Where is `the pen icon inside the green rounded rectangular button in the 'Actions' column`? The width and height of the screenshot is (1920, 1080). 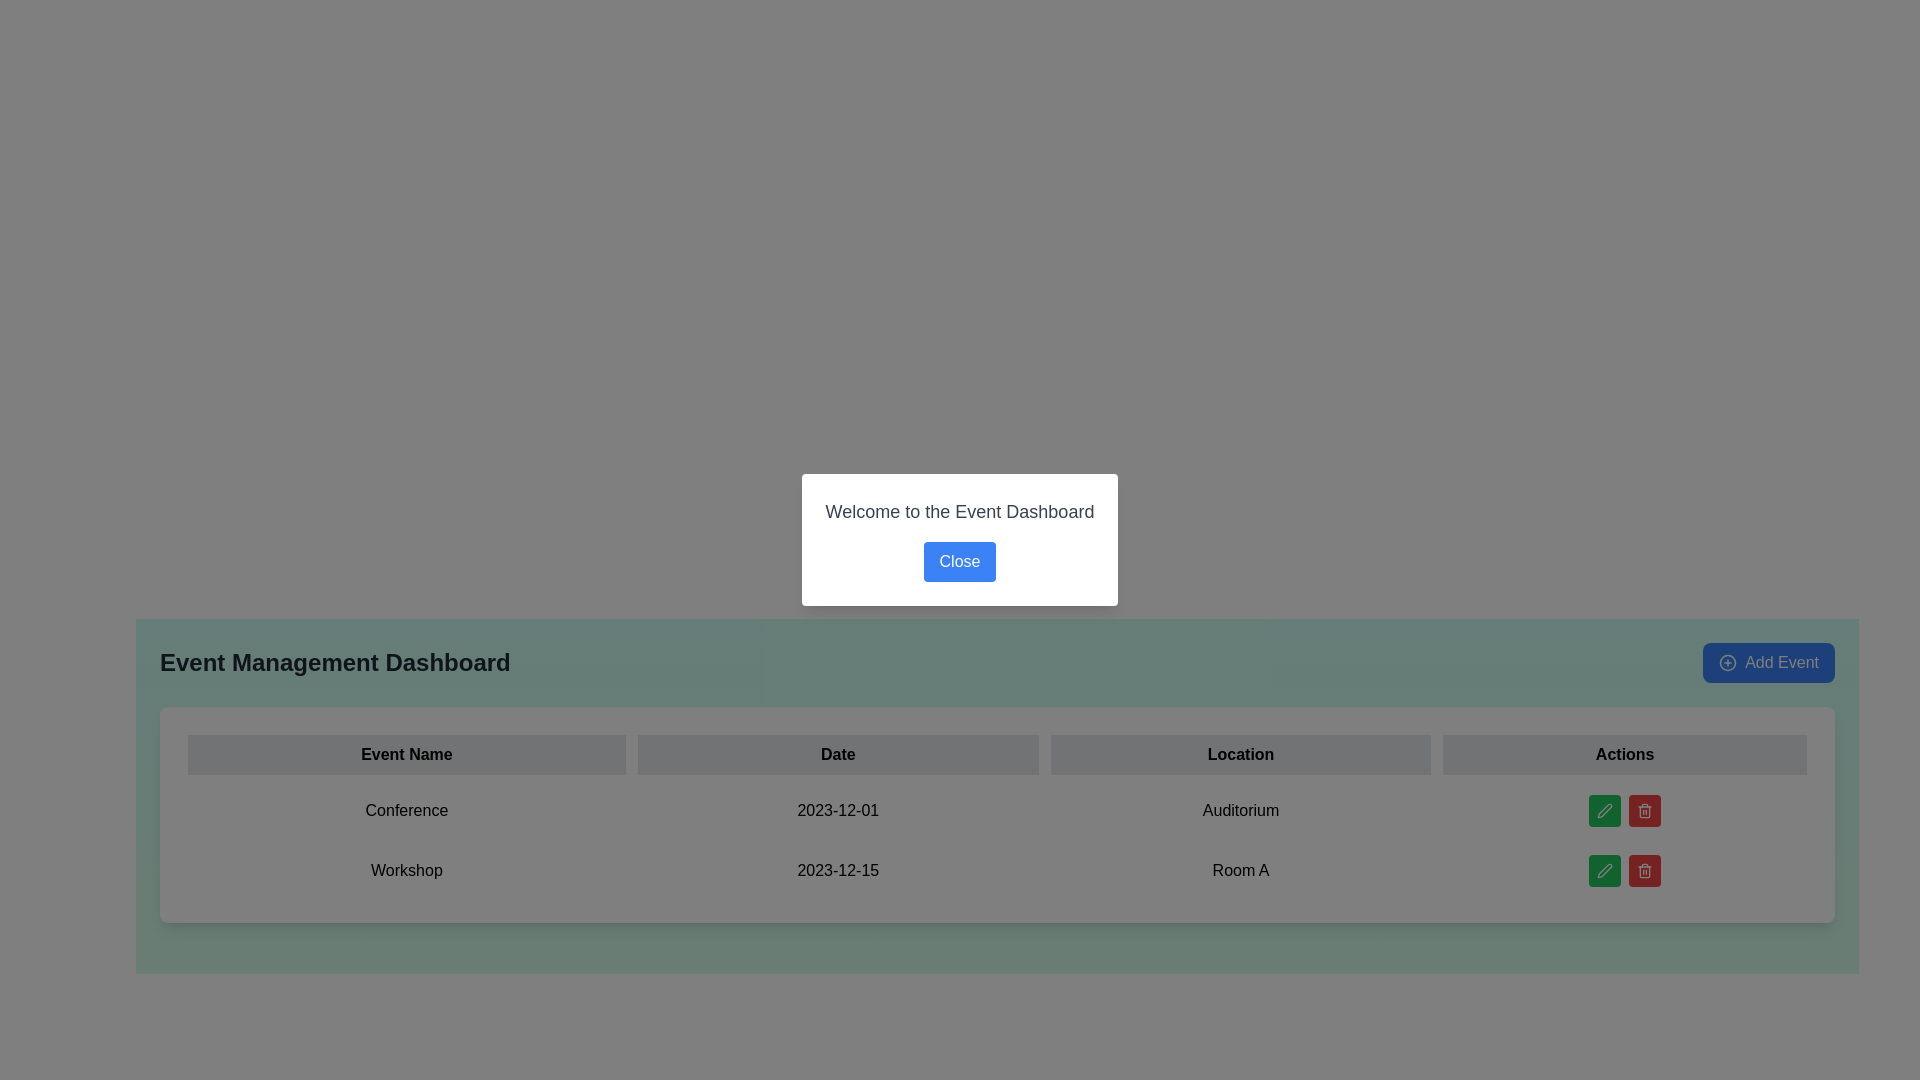 the pen icon inside the green rounded rectangular button in the 'Actions' column is located at coordinates (1605, 810).